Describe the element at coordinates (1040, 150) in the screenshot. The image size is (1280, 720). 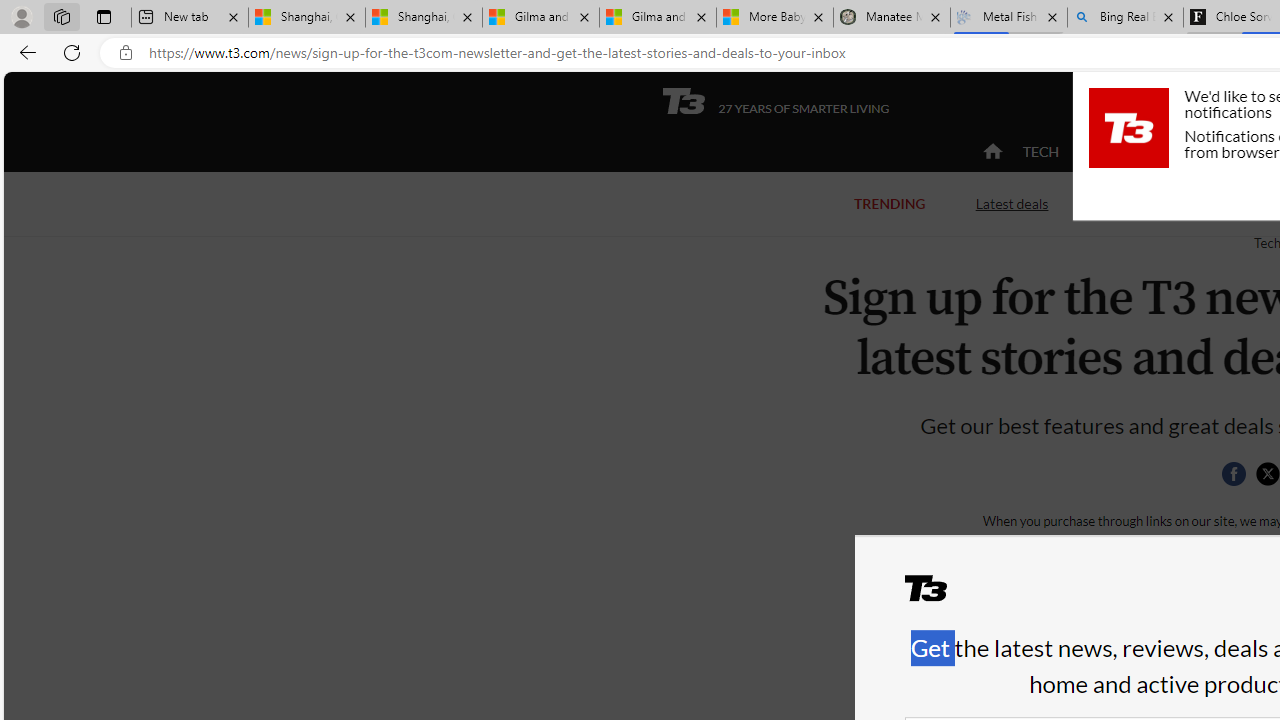
I see `'TECH'` at that location.